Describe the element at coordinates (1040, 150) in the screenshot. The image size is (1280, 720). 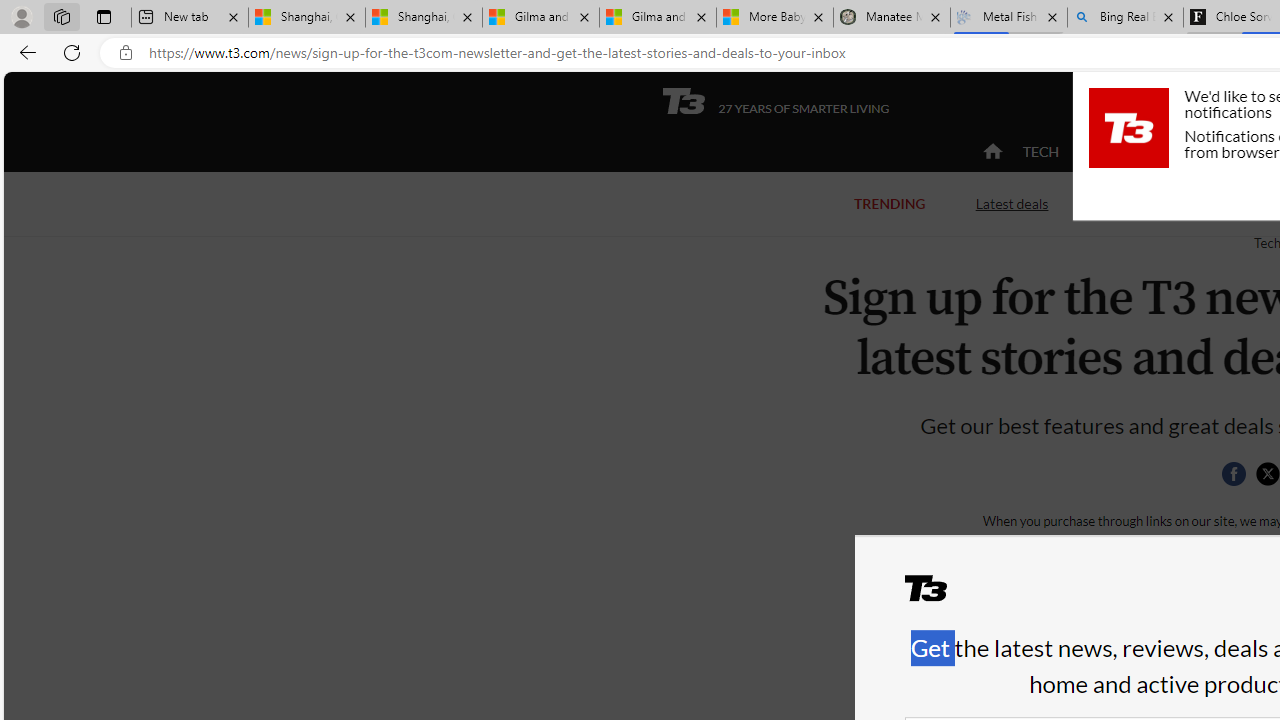
I see `'TECH'` at that location.